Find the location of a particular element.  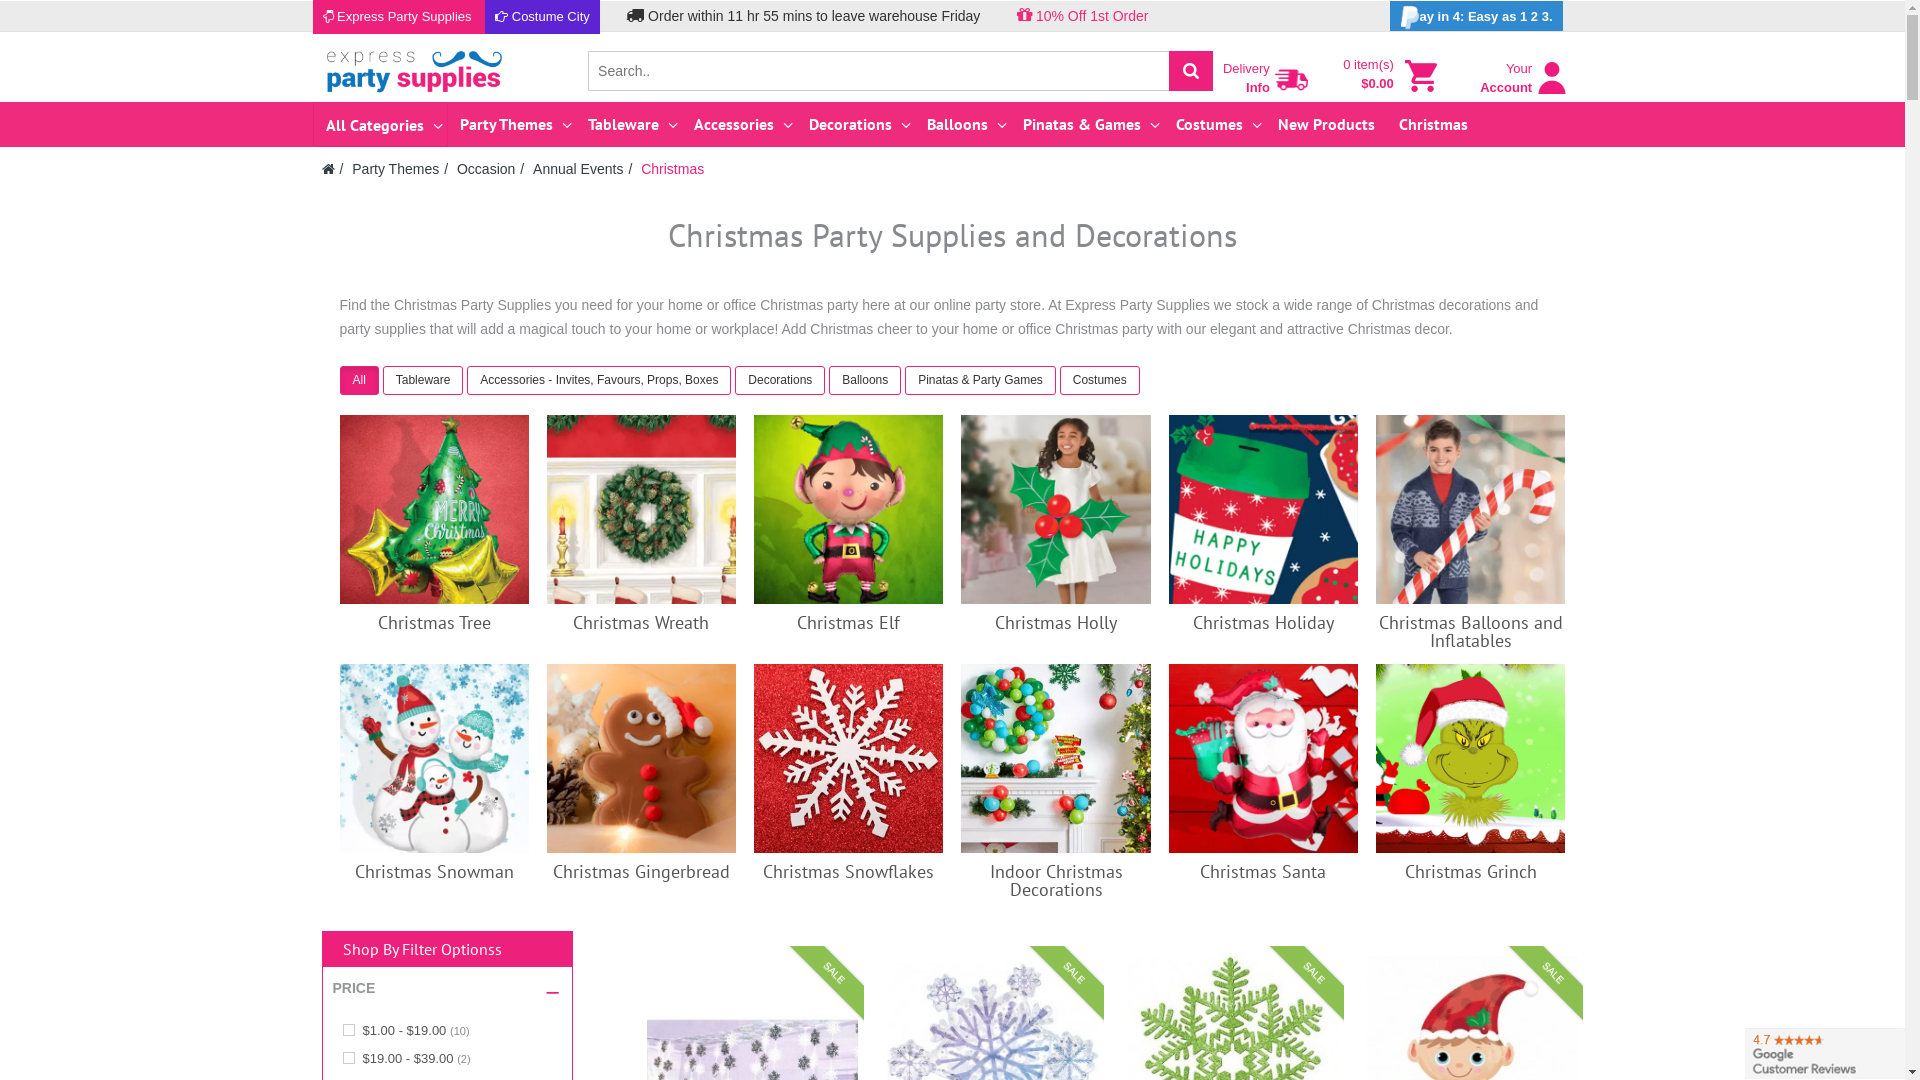

'Christmas Gingerbread' is located at coordinates (641, 758).